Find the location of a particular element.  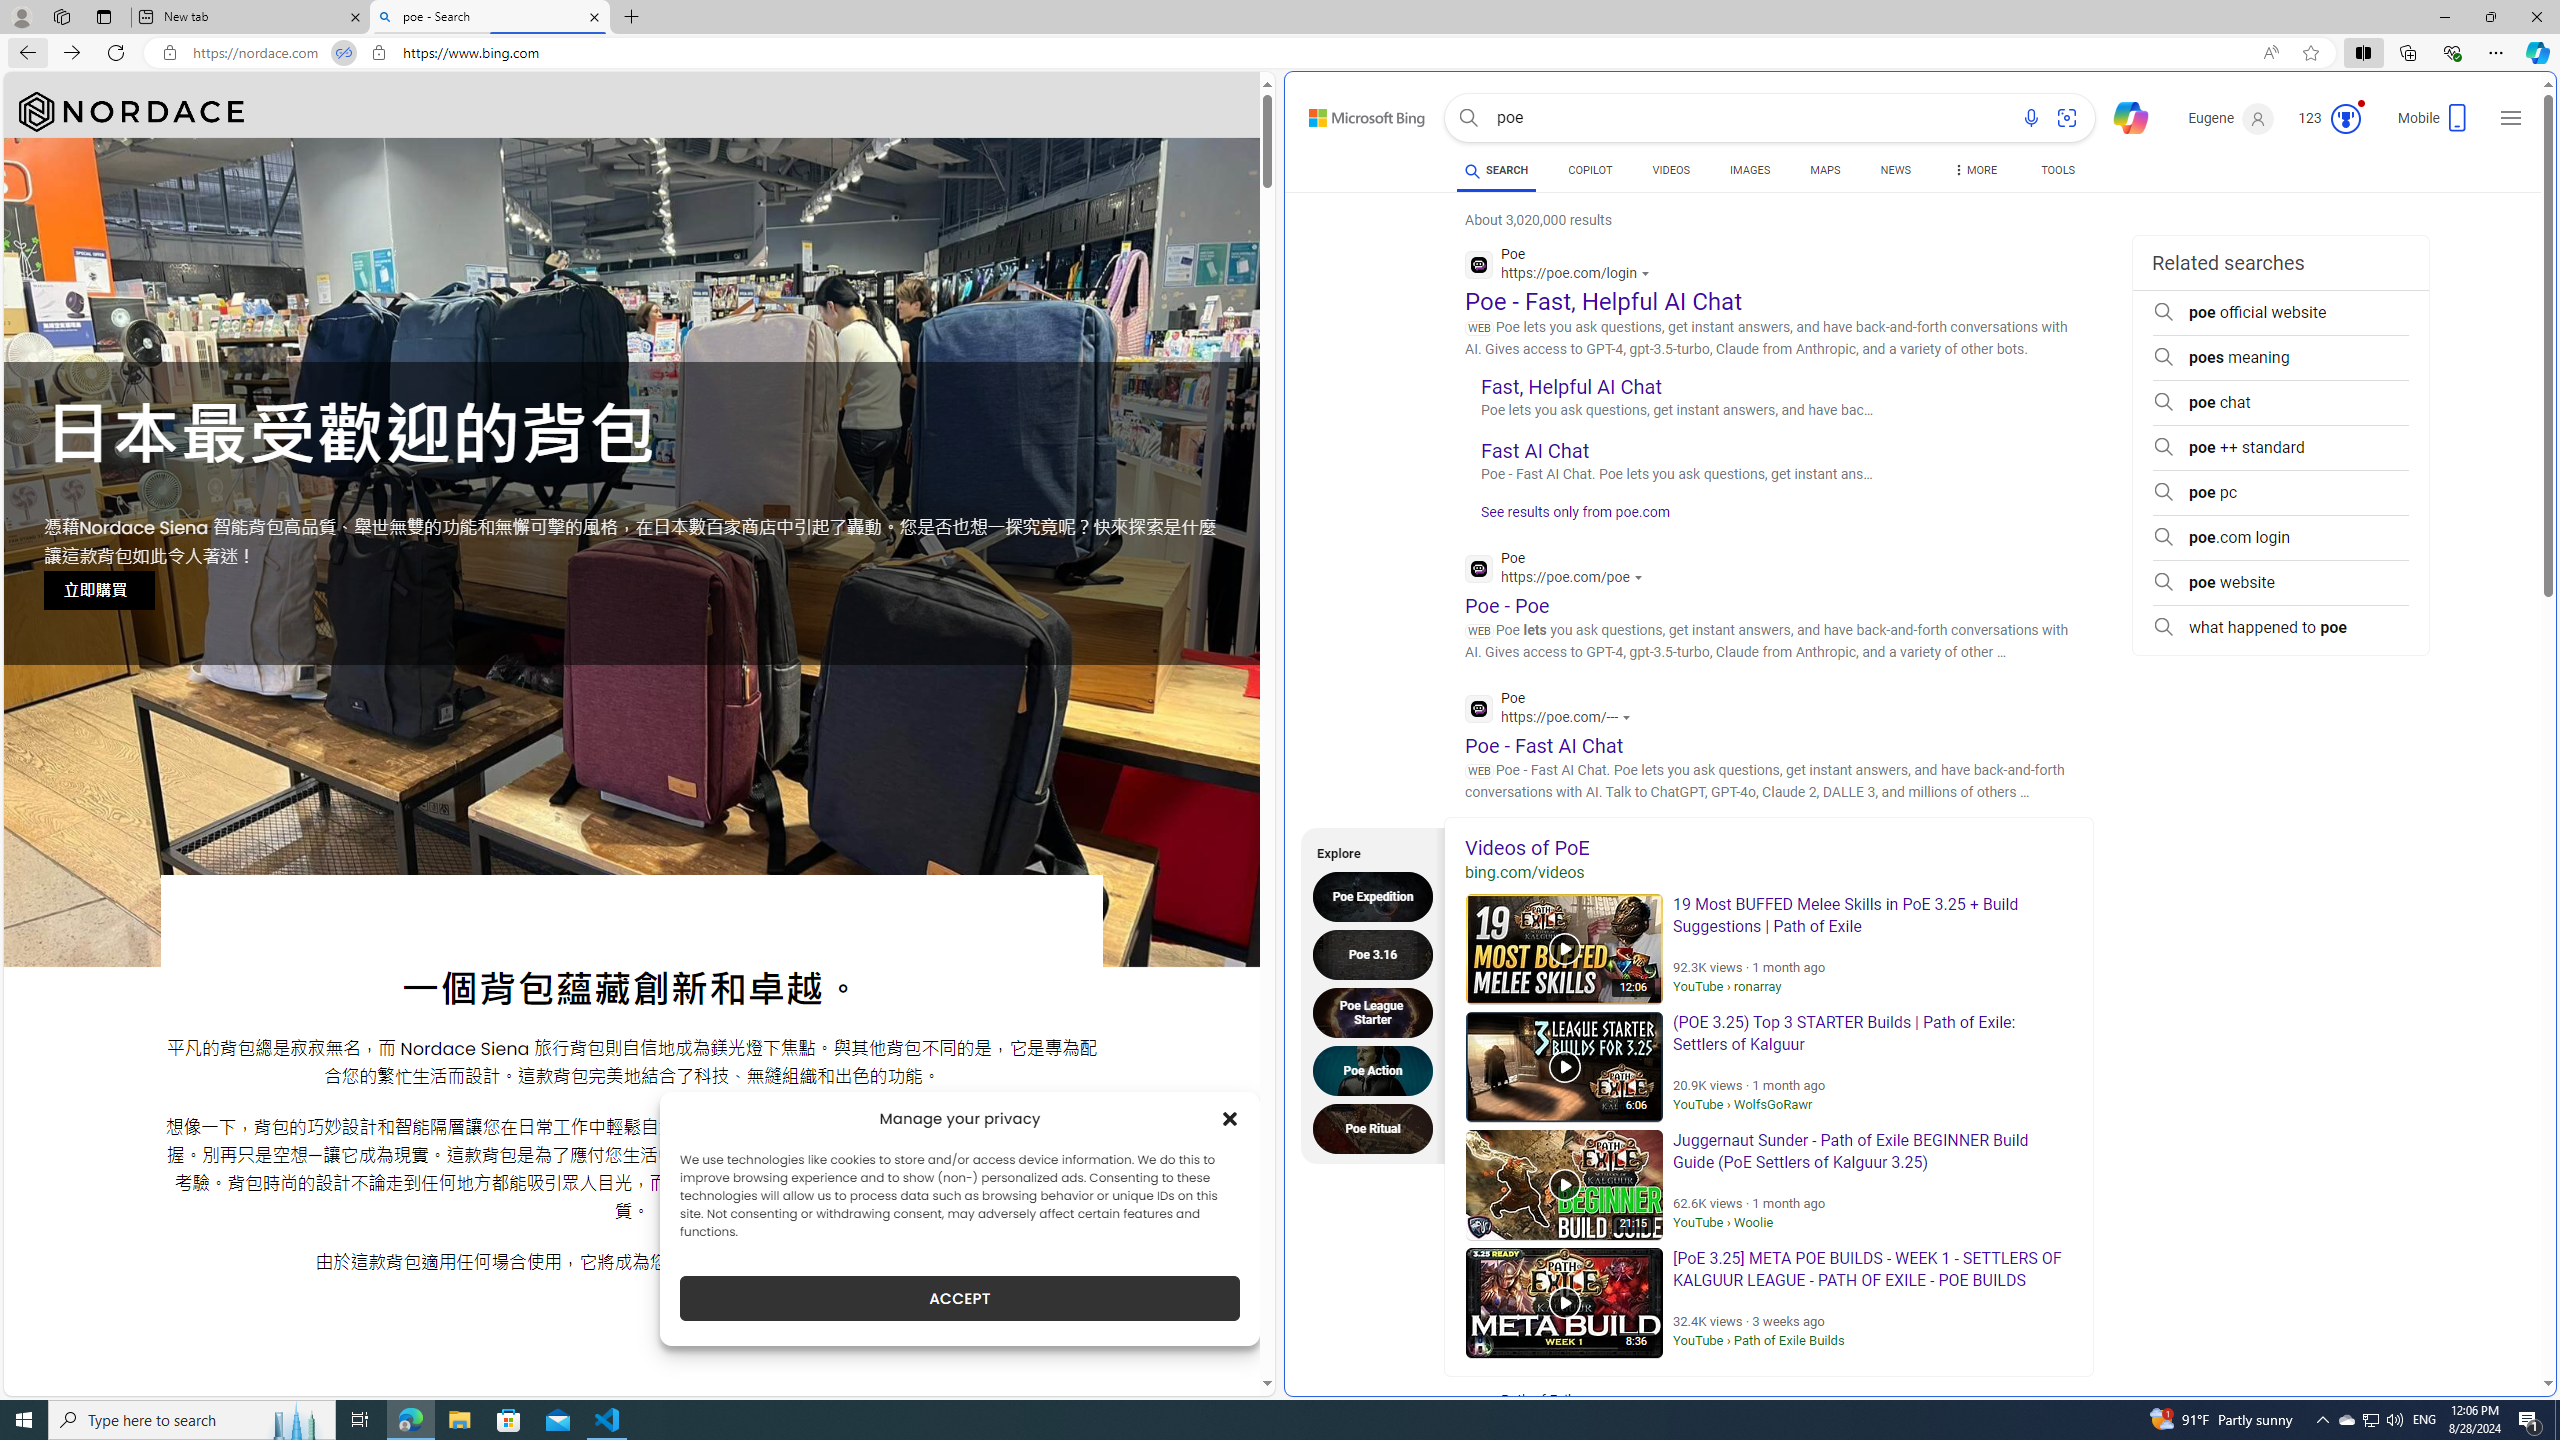

'Poe League Starter' is located at coordinates (1377, 1011).